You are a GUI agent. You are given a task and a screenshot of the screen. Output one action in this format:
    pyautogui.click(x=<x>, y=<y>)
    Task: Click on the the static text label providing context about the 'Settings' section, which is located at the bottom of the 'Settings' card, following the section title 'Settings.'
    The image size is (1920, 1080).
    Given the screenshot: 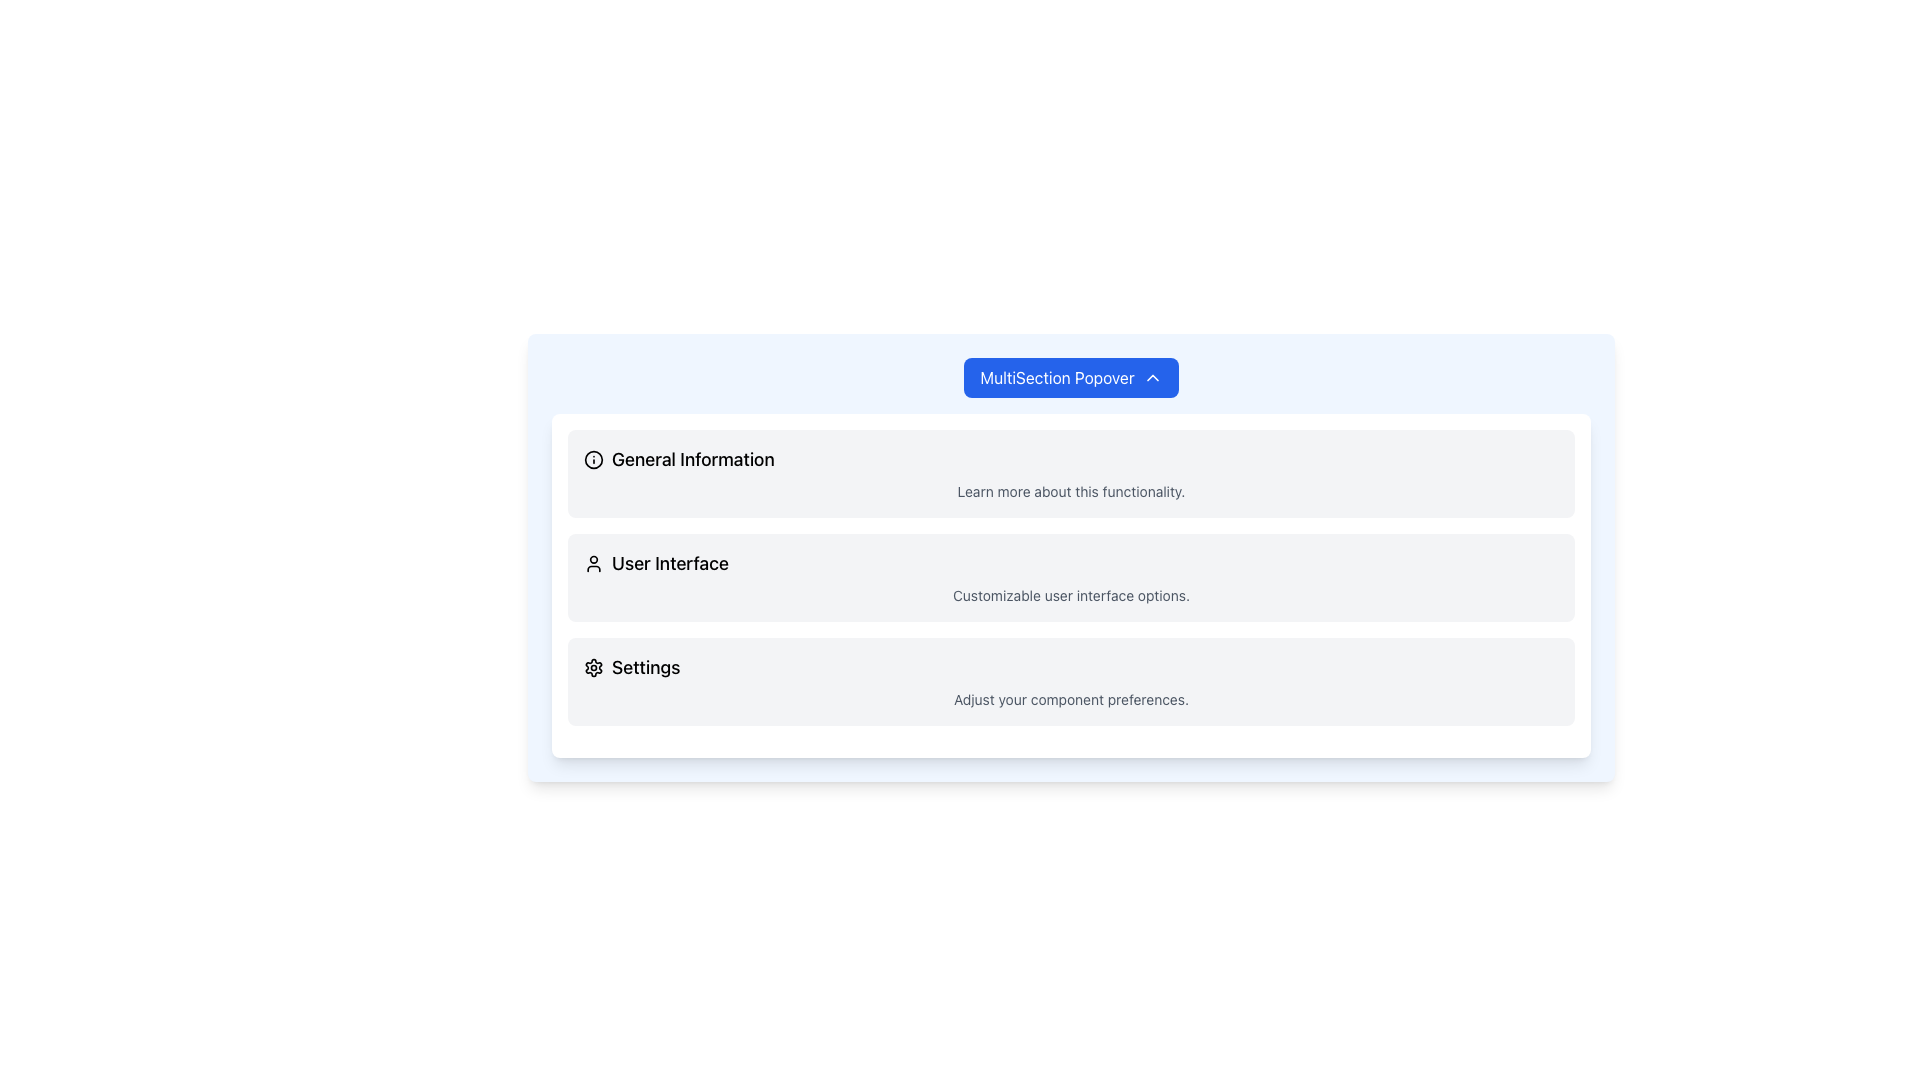 What is the action you would take?
    pyautogui.click(x=1070, y=698)
    